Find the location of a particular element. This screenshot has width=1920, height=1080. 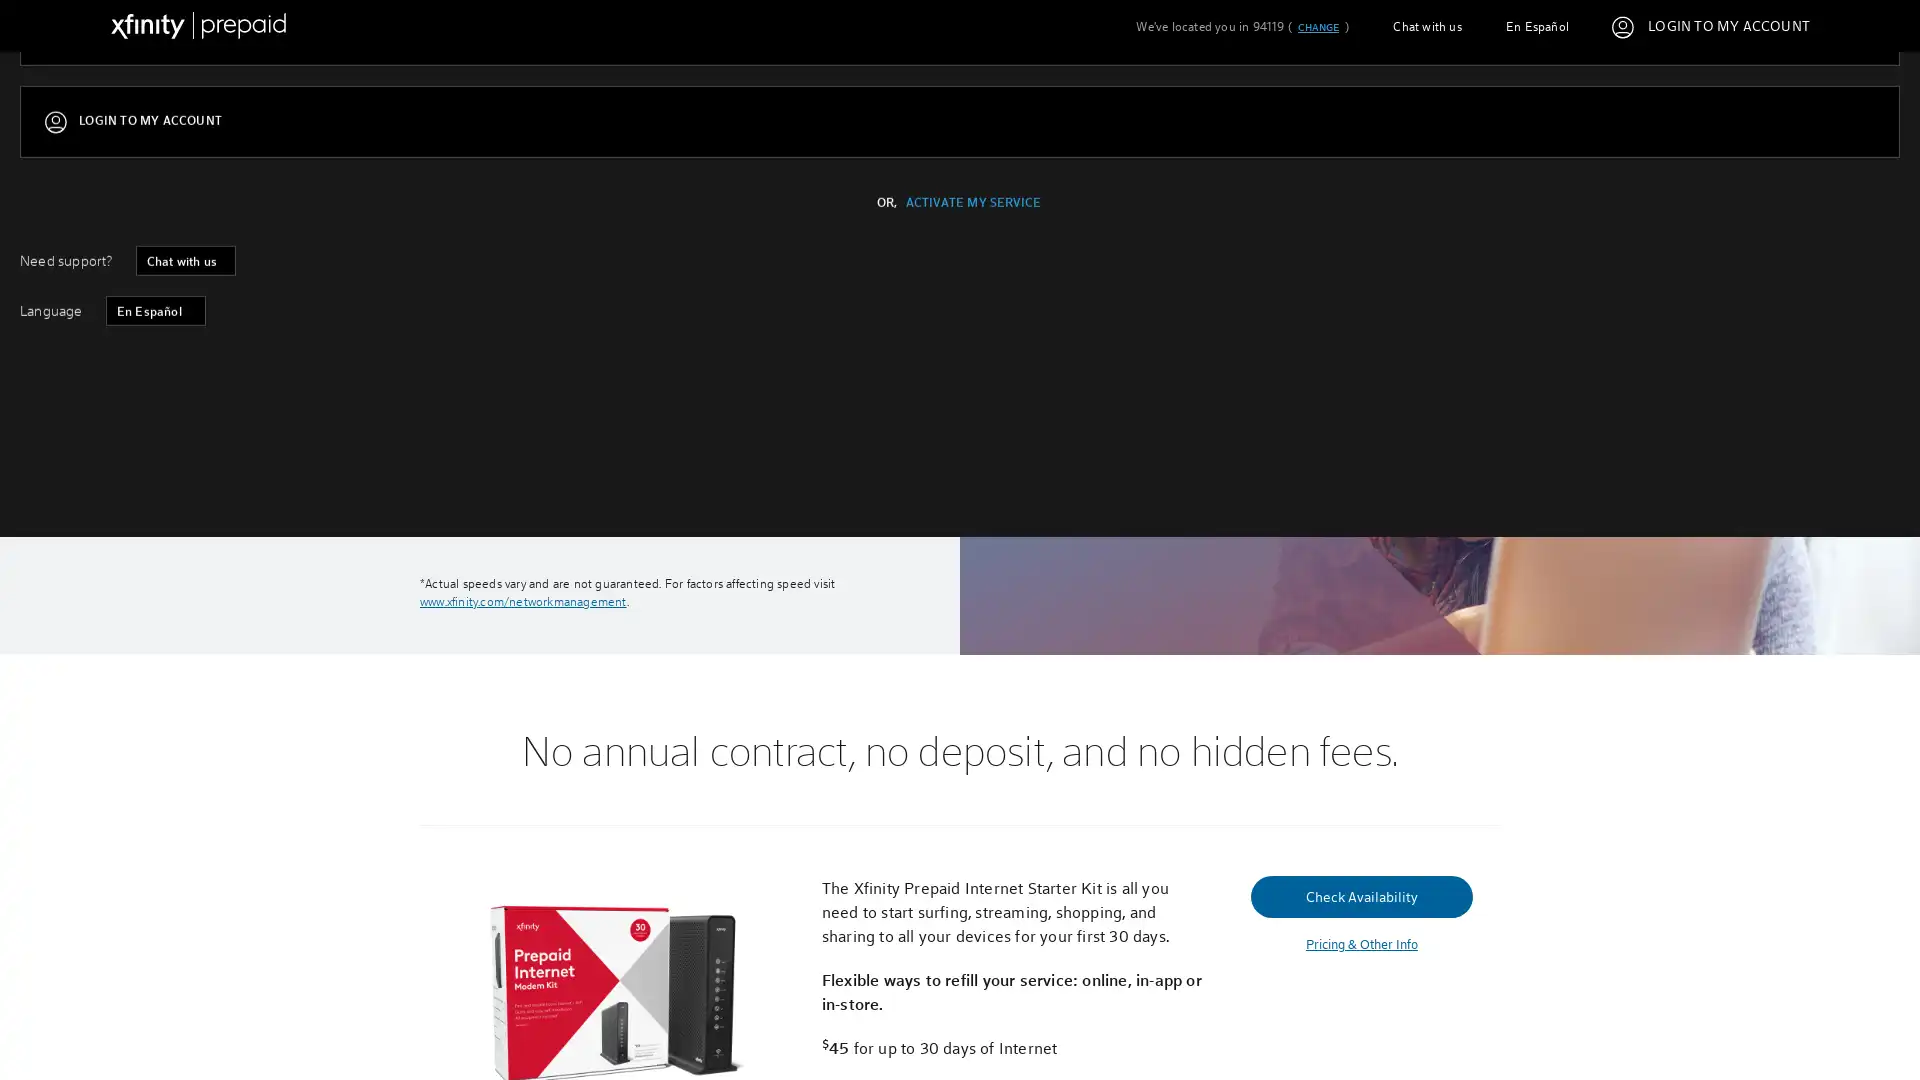

Check Availability is located at coordinates (531, 467).